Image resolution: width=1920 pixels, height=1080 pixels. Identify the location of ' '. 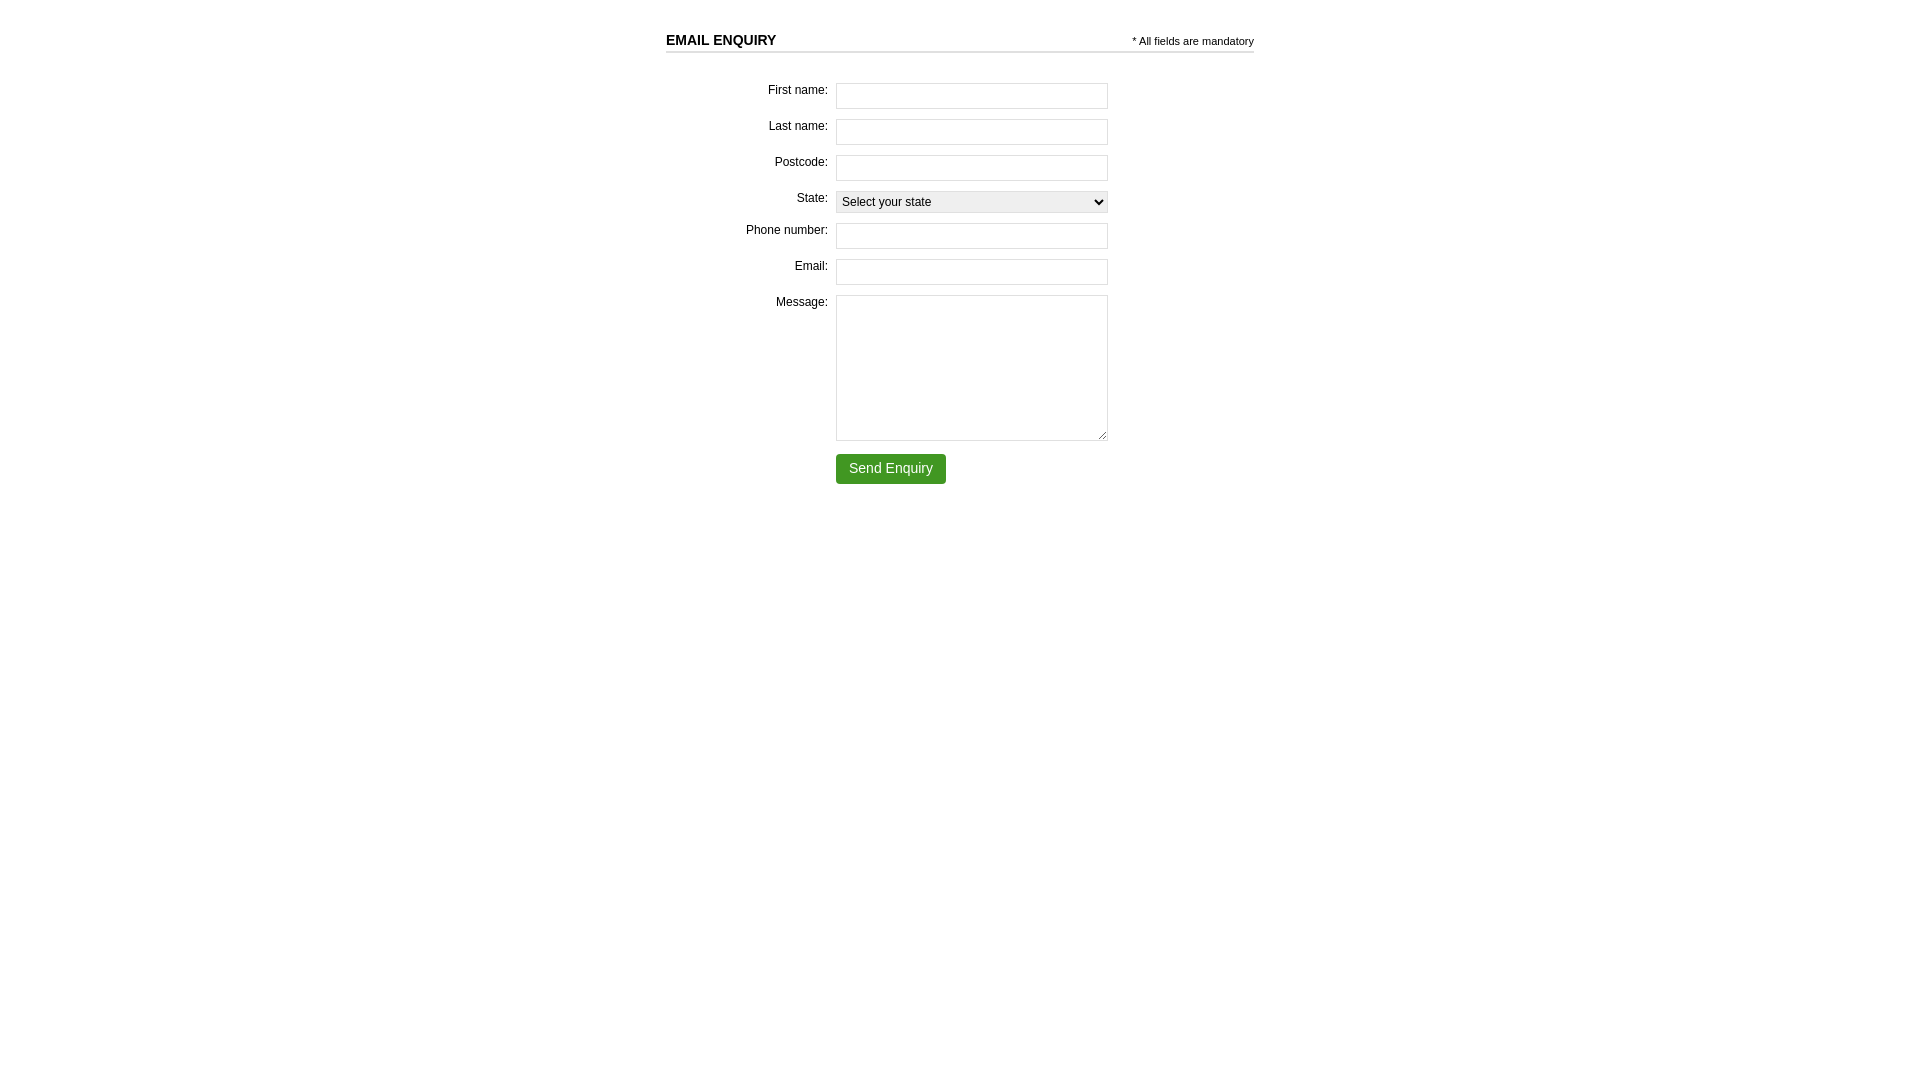
(775, 39).